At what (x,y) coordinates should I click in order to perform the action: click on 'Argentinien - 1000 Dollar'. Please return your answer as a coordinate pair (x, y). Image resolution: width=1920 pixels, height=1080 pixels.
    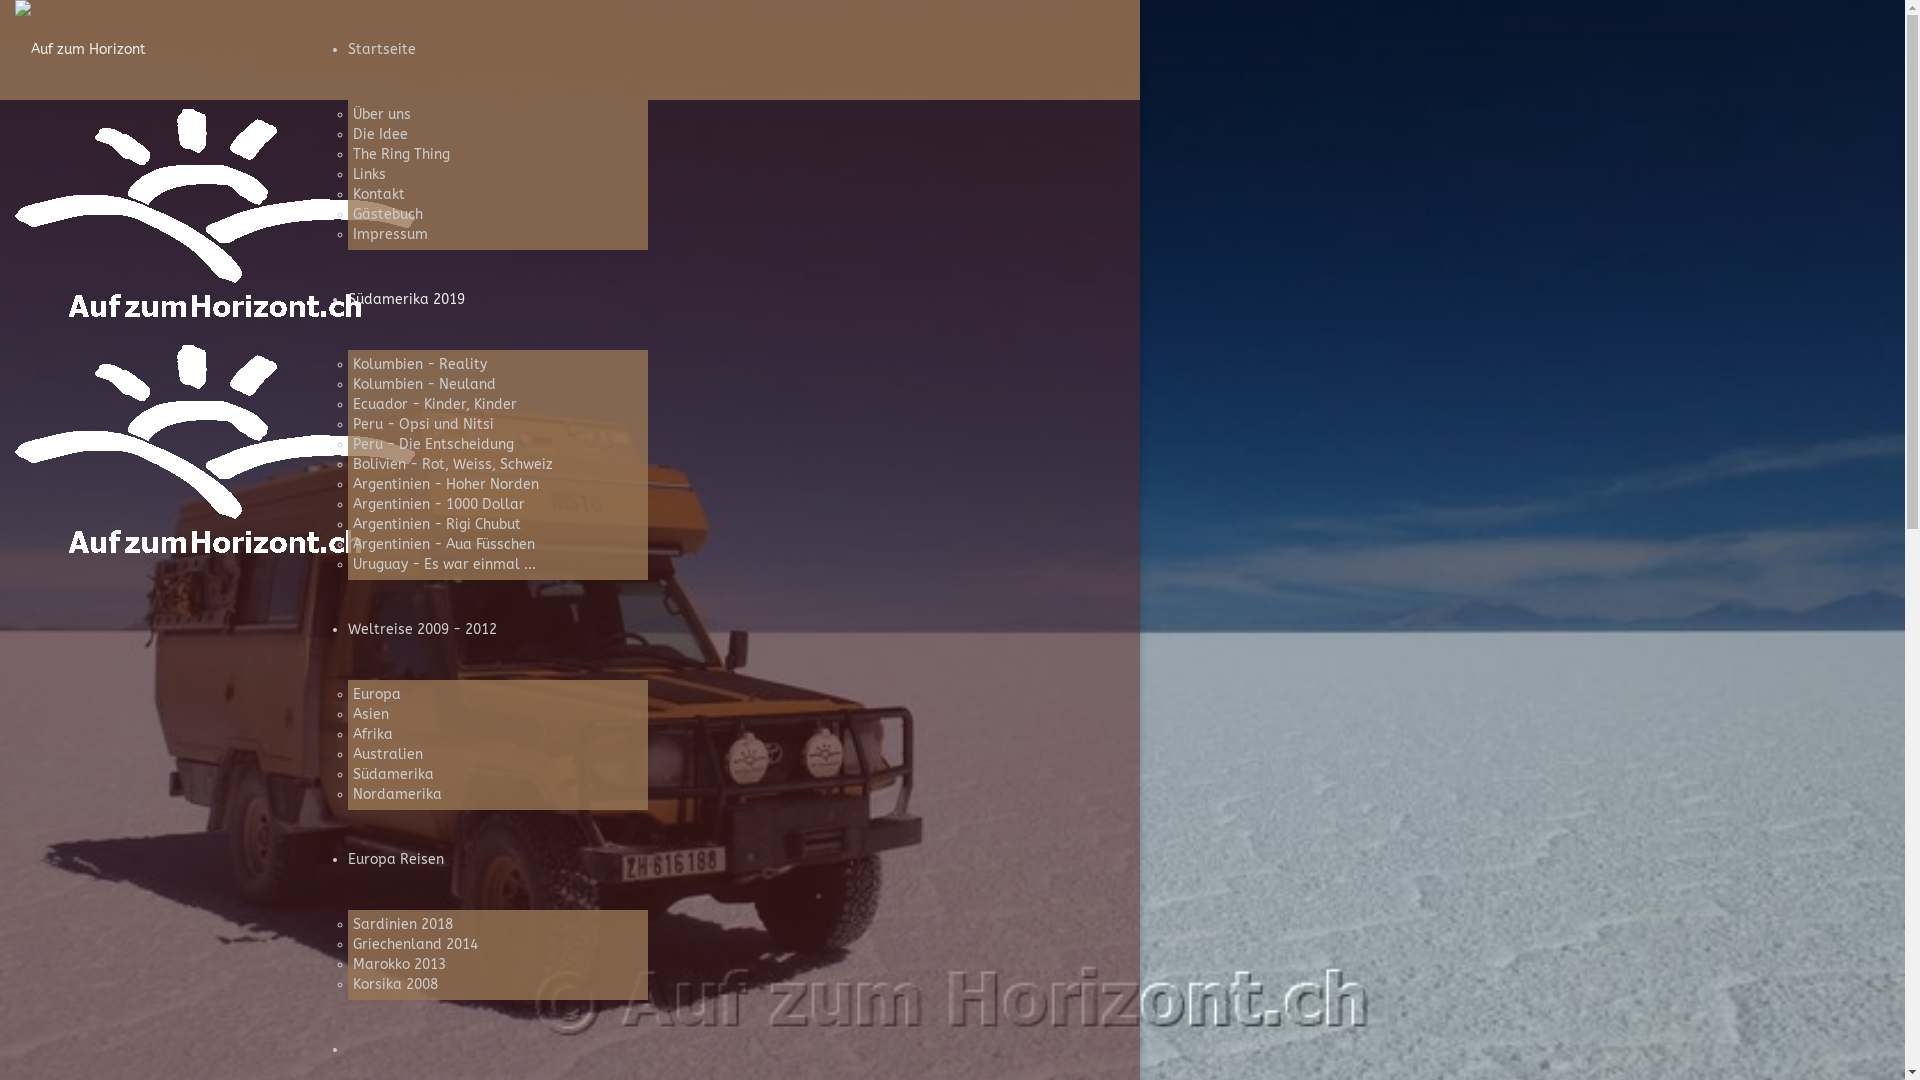
    Looking at the image, I should click on (436, 503).